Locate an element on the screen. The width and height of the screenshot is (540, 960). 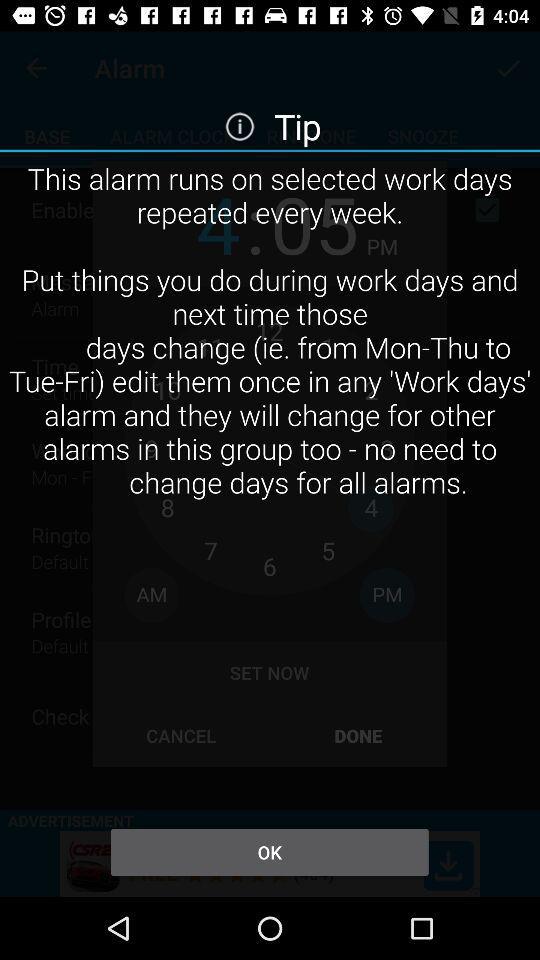
the icon below this alarm runs item is located at coordinates (269, 851).